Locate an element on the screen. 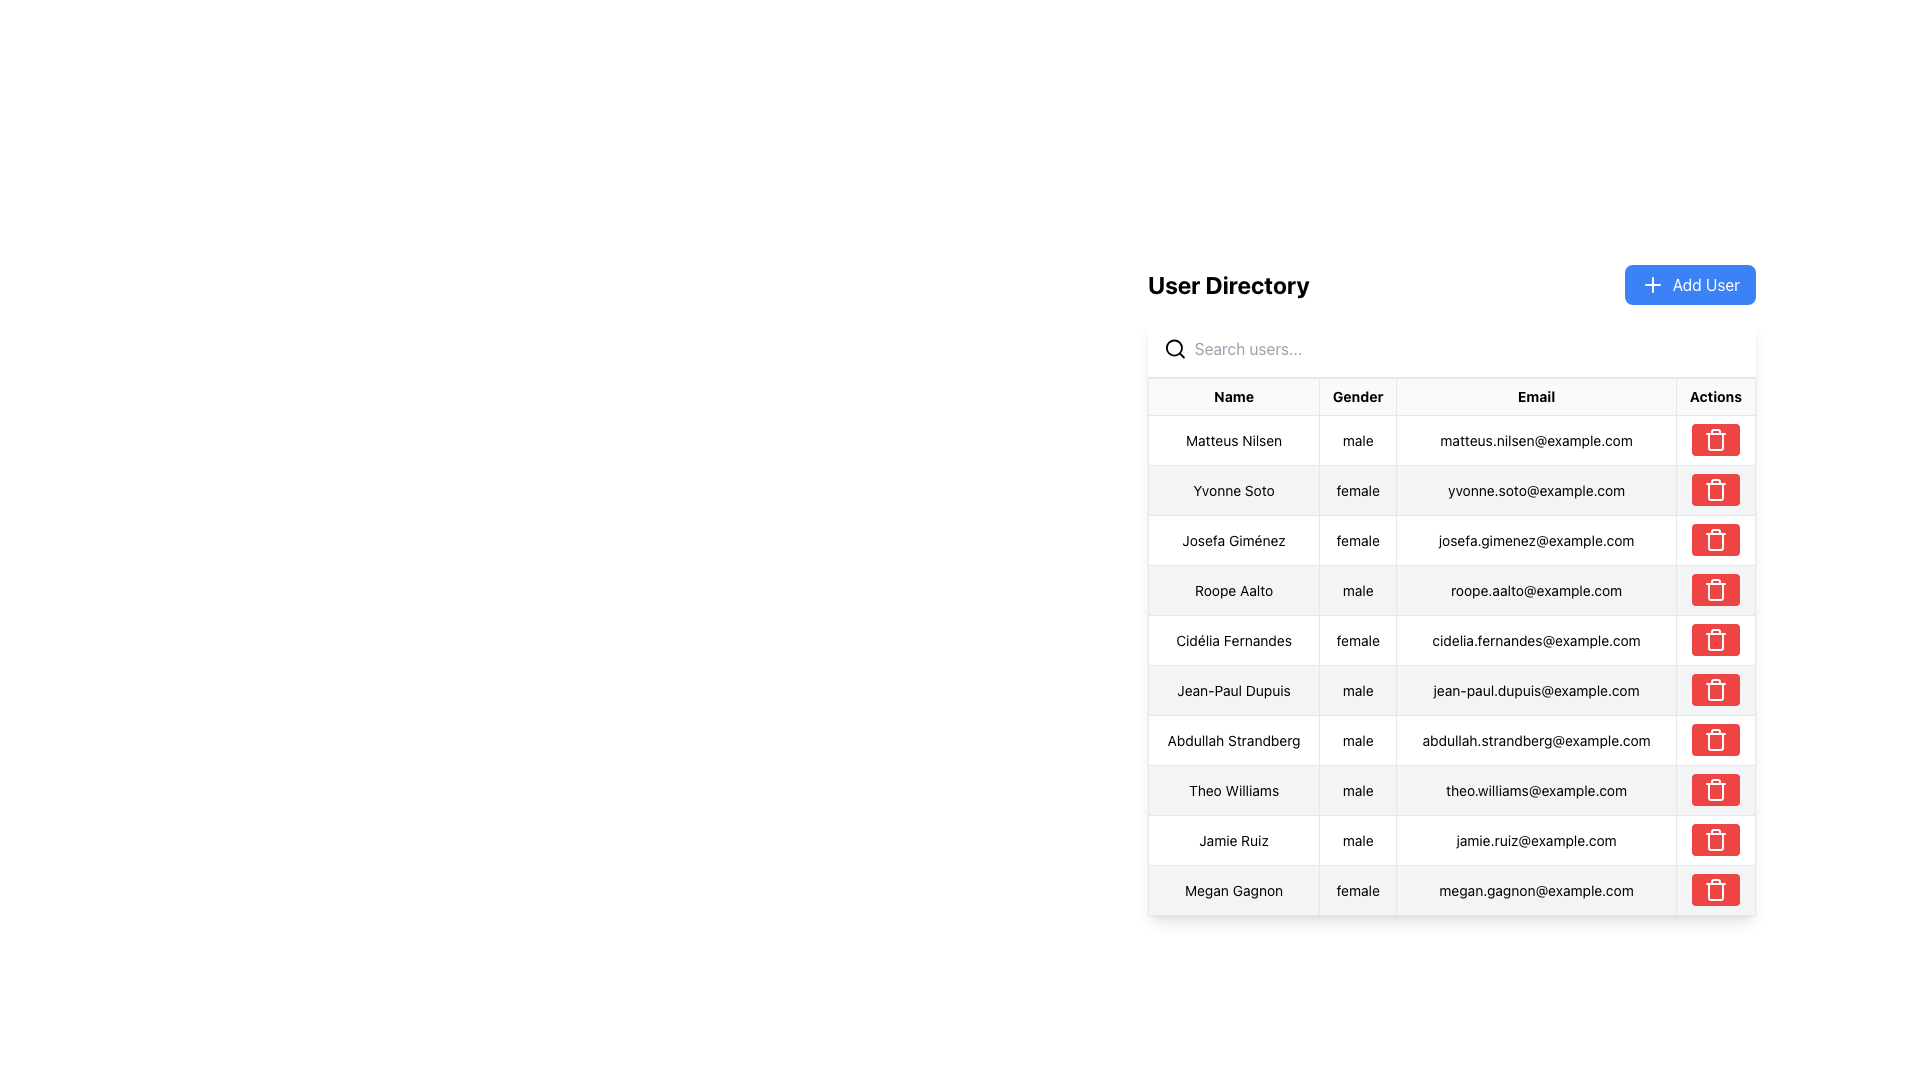 This screenshot has height=1080, width=1920. the cross-shaped '+' icon in the blue 'Add User' button located at the top-right corner of the user interface is located at coordinates (1652, 285).